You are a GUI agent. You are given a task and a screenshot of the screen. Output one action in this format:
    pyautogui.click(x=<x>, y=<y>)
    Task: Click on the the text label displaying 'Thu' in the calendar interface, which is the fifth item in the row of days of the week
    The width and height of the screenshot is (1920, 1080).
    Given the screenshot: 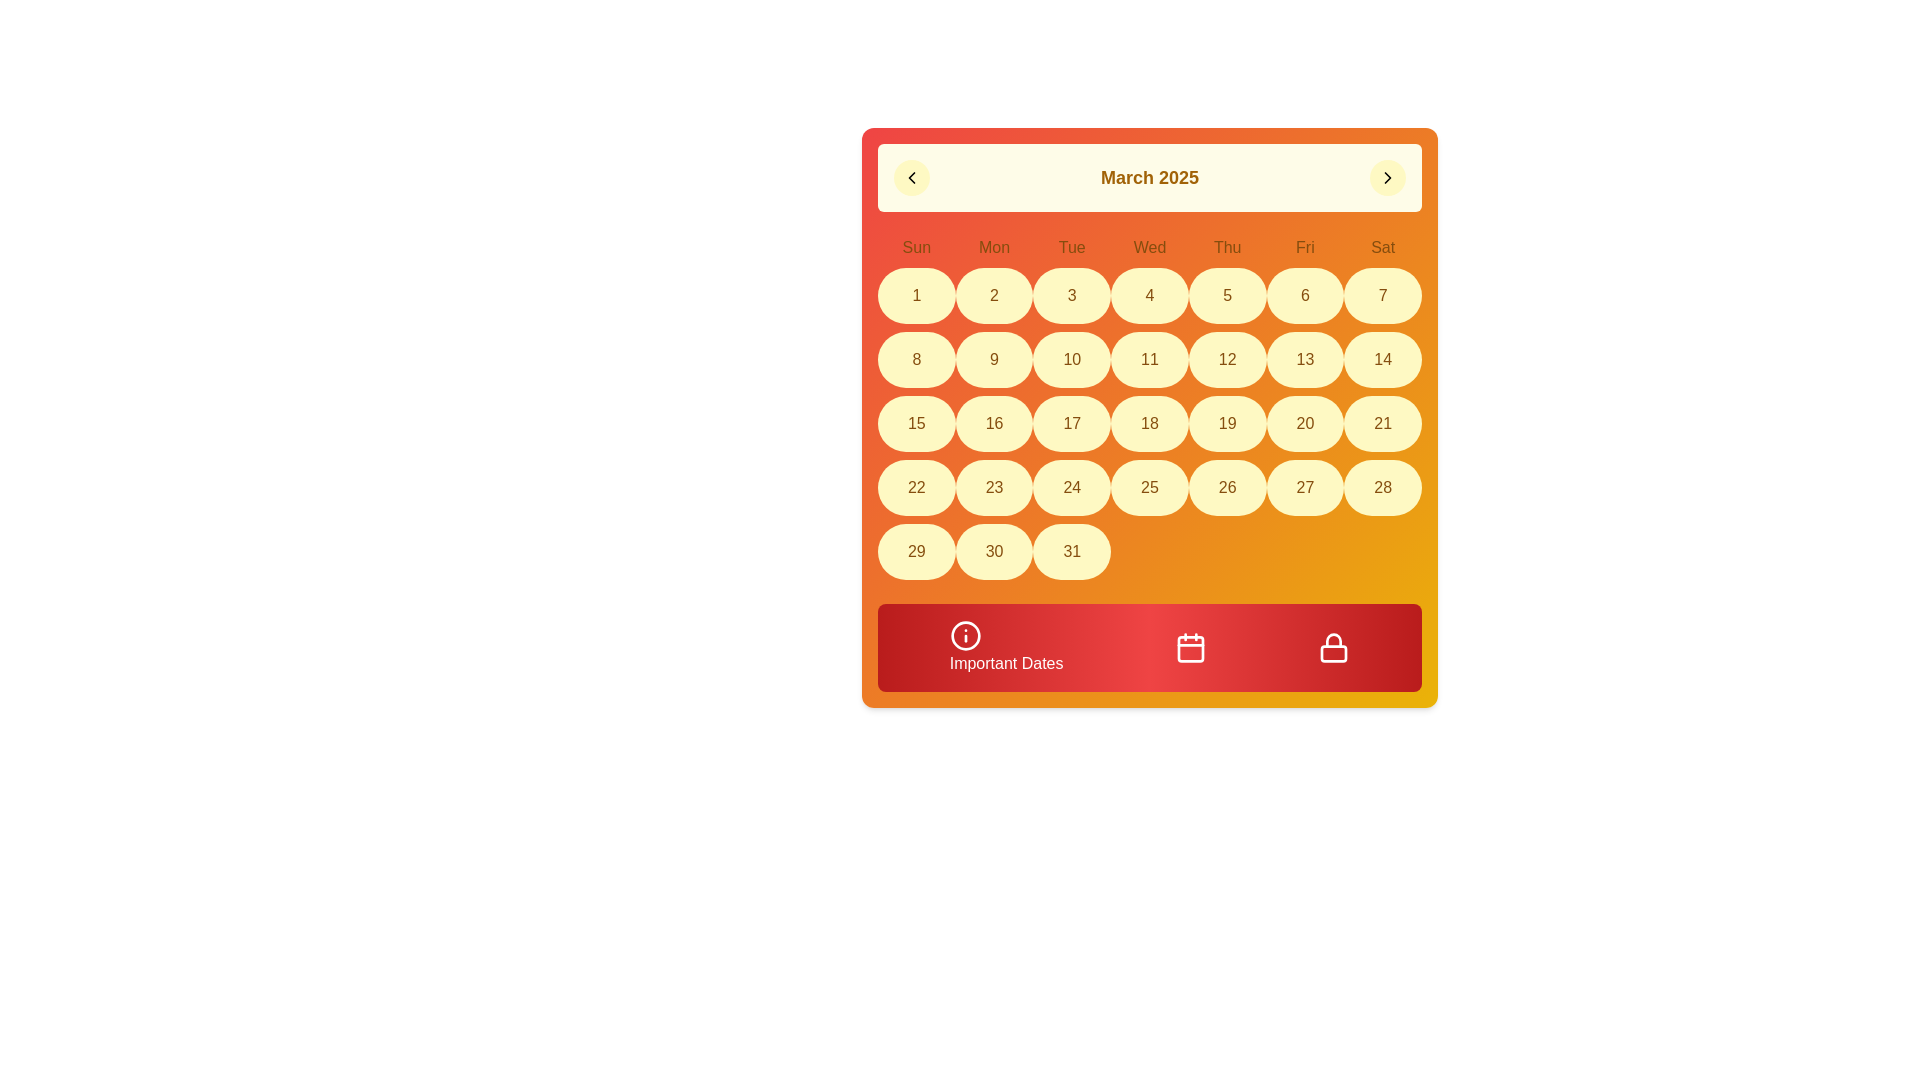 What is the action you would take?
    pyautogui.click(x=1226, y=246)
    